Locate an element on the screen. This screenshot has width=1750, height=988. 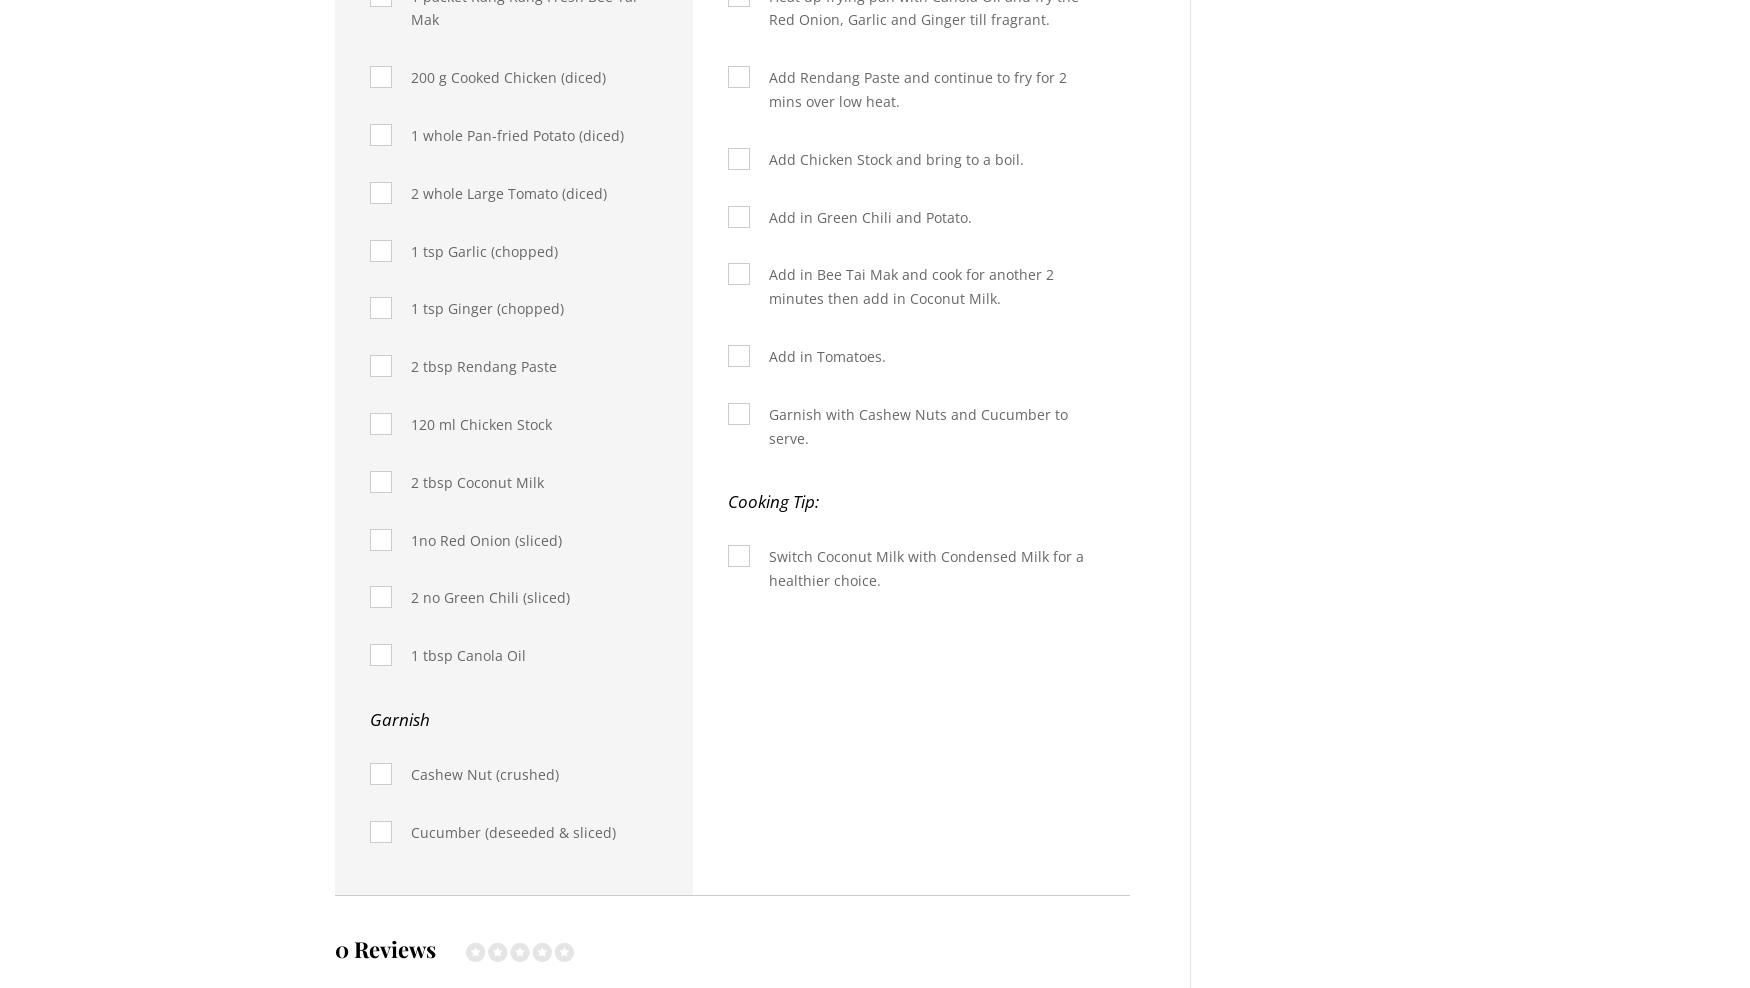
'Add Chicken Stock and bring to a boil.' is located at coordinates (894, 157).